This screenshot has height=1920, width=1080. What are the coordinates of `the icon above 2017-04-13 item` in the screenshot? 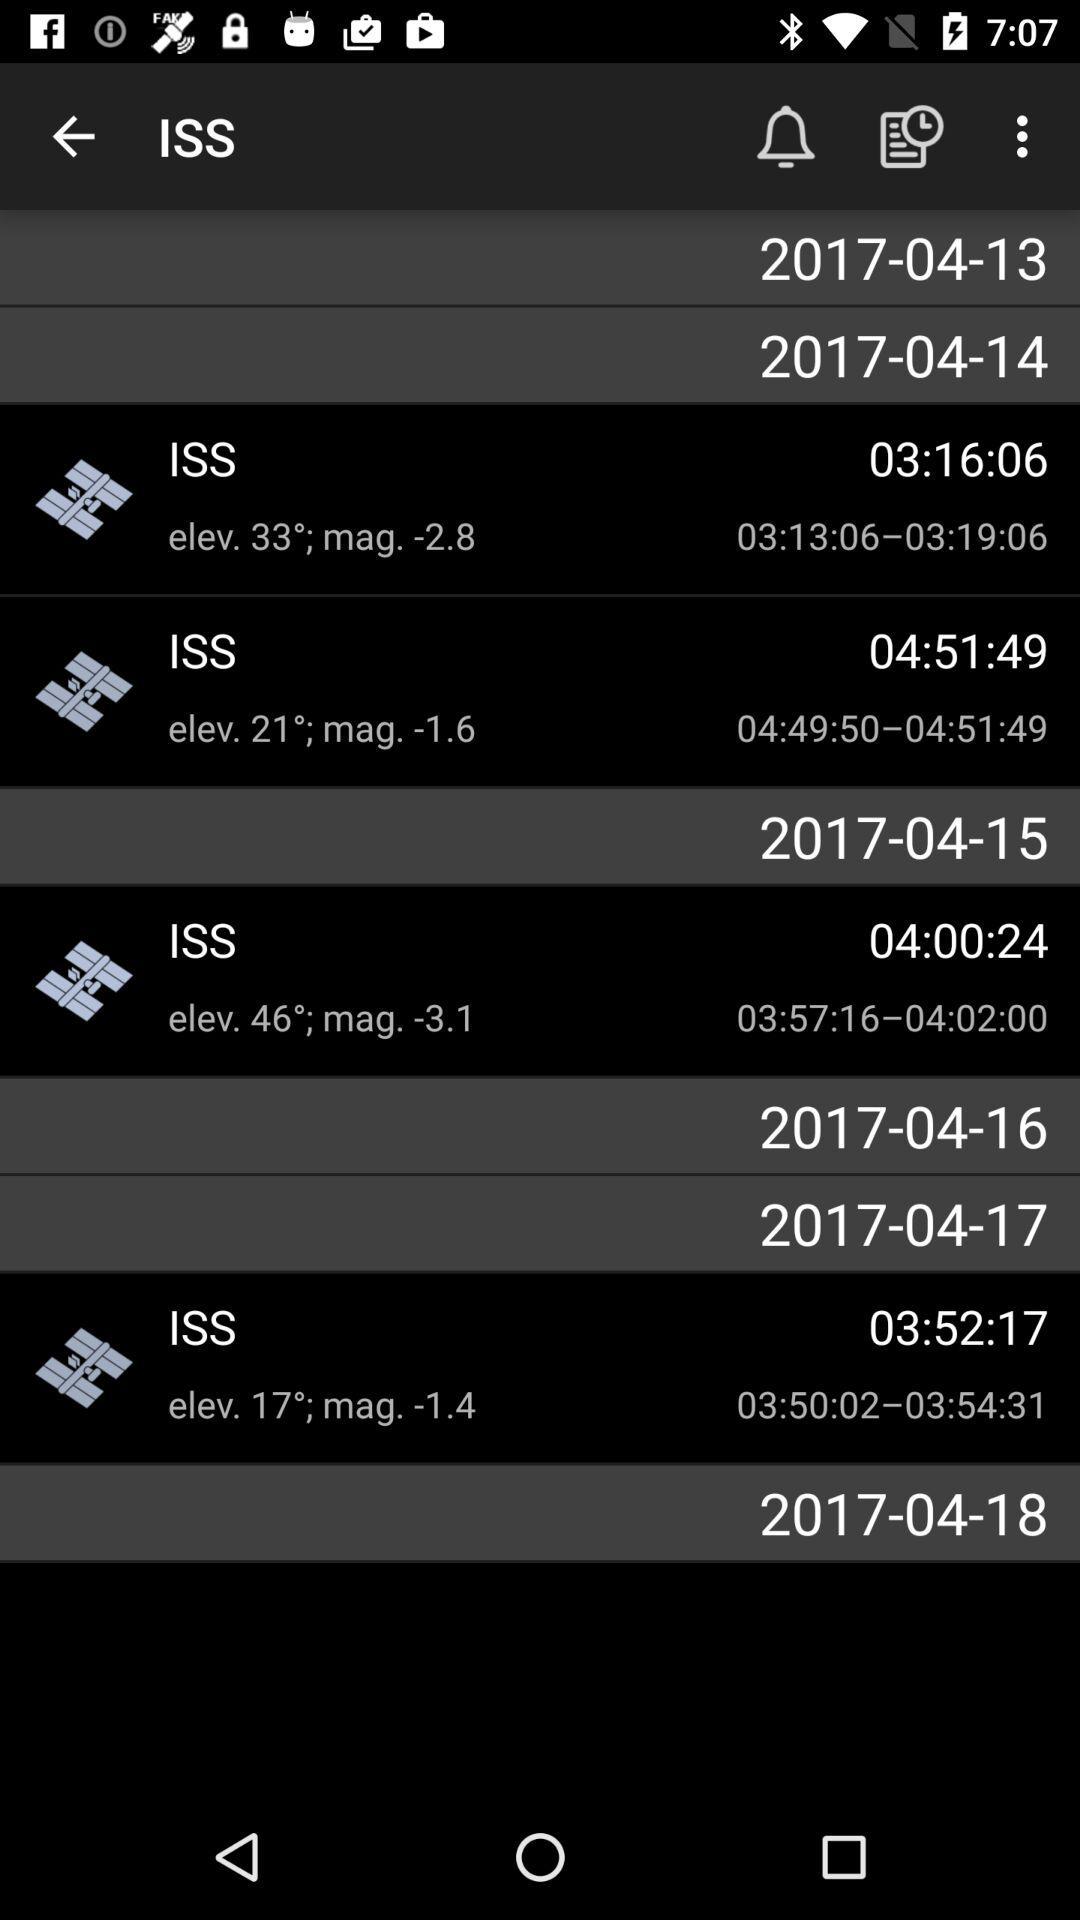 It's located at (785, 135).